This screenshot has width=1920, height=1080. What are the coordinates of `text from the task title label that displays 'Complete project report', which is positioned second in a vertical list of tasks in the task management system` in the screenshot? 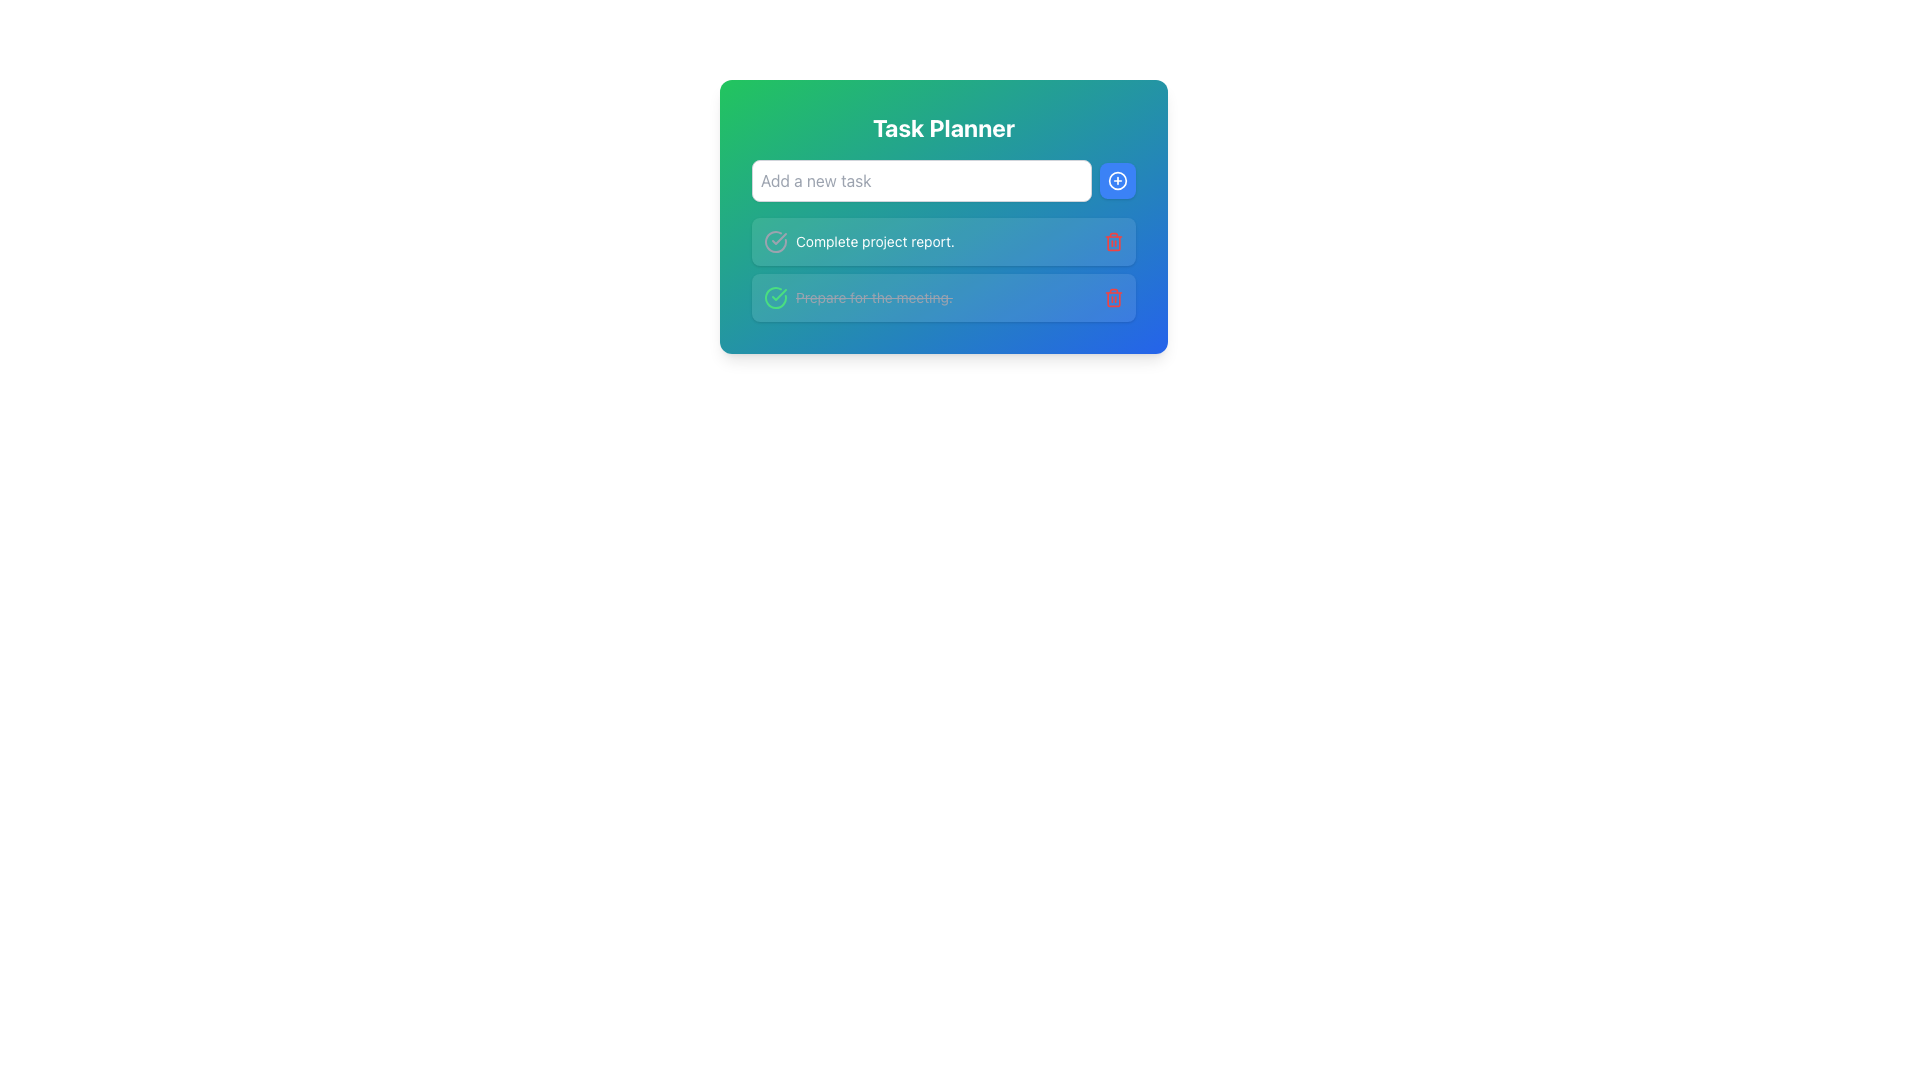 It's located at (875, 241).